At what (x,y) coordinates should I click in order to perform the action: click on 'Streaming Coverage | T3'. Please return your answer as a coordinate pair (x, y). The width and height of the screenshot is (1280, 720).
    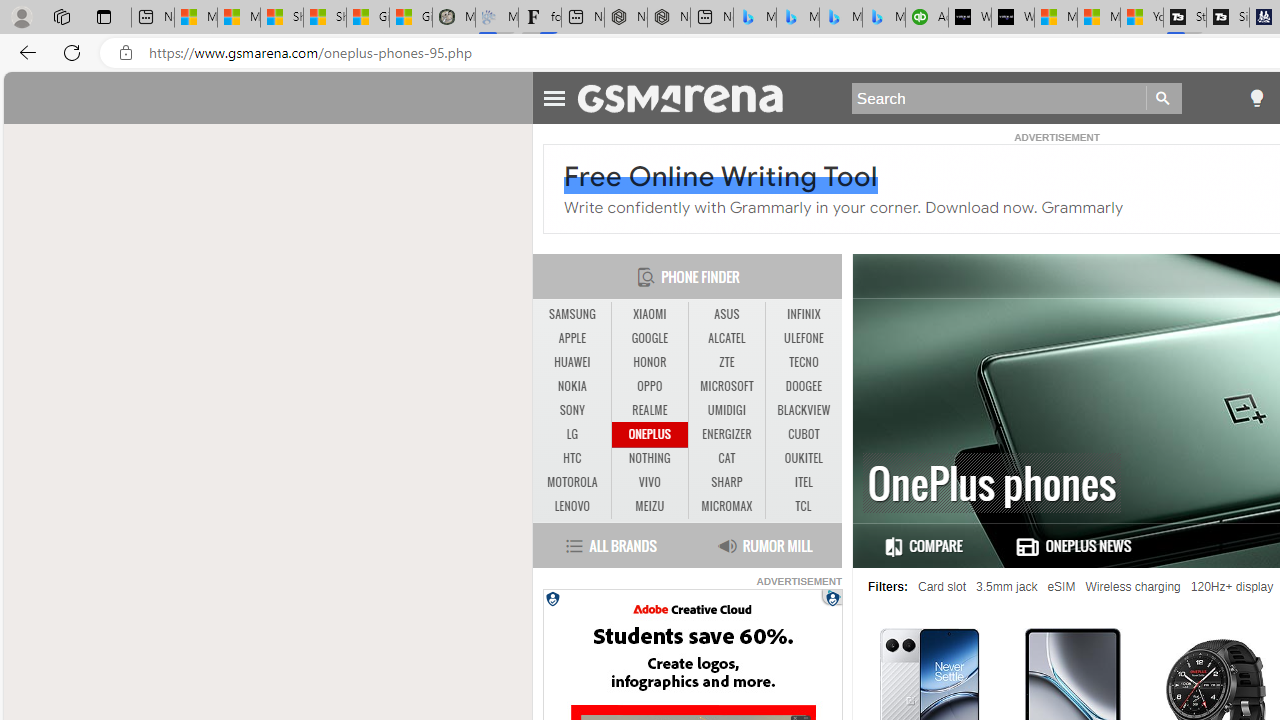
    Looking at the image, I should click on (1184, 17).